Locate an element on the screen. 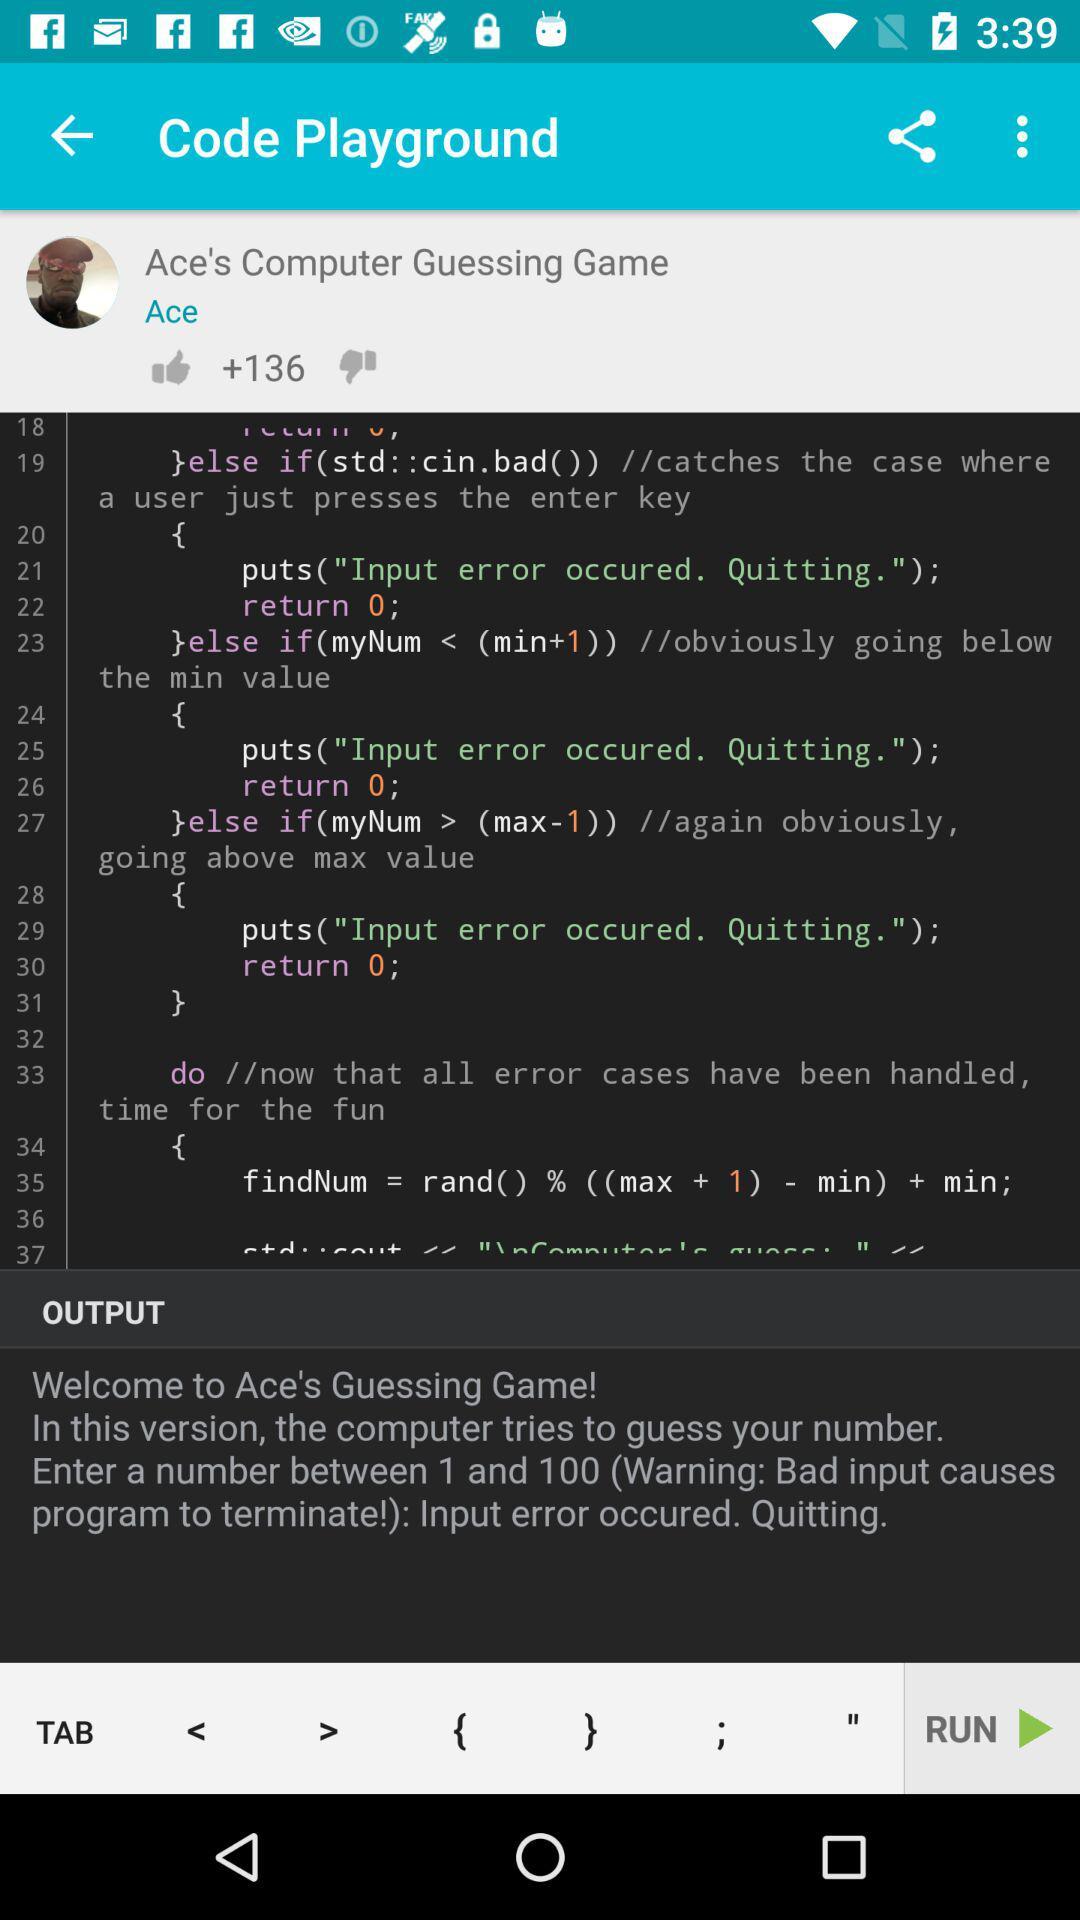 This screenshot has height=1920, width=1080. icon below the welcome to ace icon is located at coordinates (589, 1727).